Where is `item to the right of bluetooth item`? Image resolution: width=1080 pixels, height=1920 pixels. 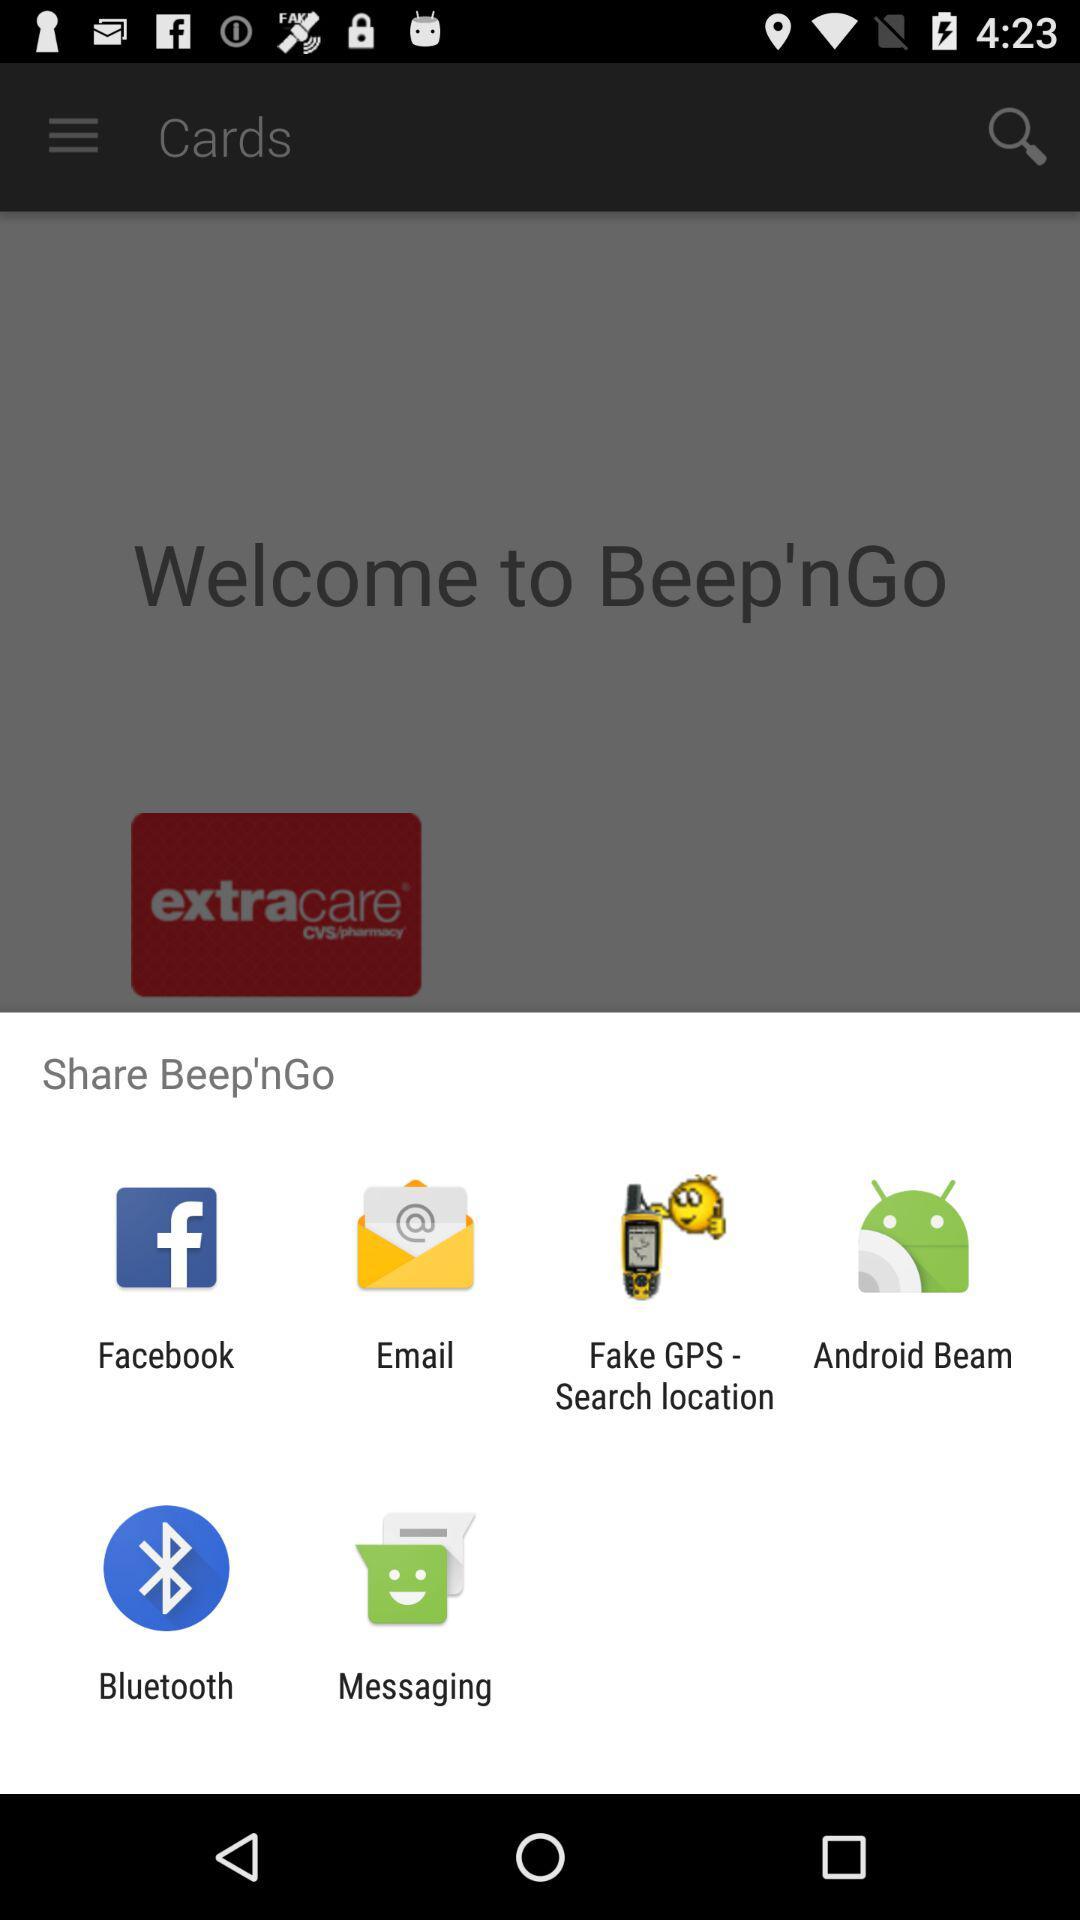
item to the right of bluetooth item is located at coordinates (414, 1705).